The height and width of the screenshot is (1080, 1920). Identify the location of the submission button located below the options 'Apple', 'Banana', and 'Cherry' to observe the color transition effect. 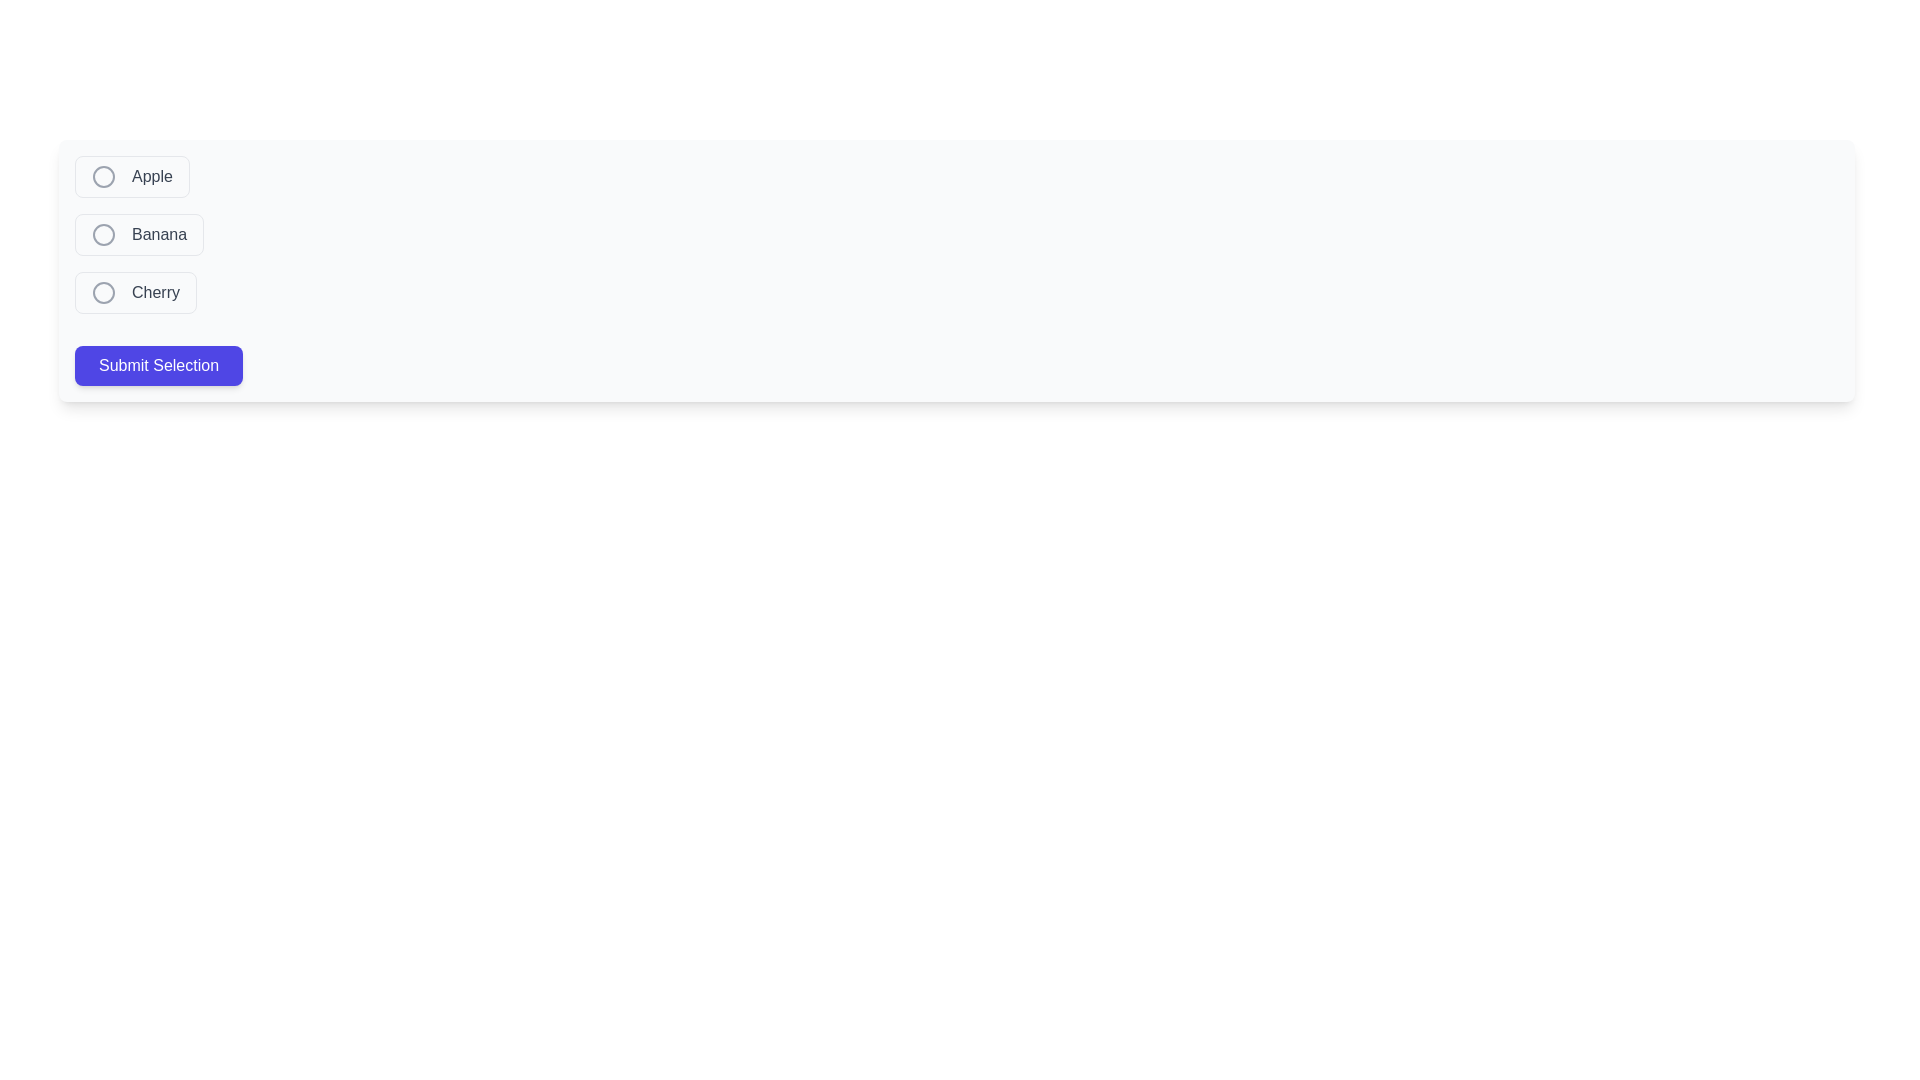
(157, 357).